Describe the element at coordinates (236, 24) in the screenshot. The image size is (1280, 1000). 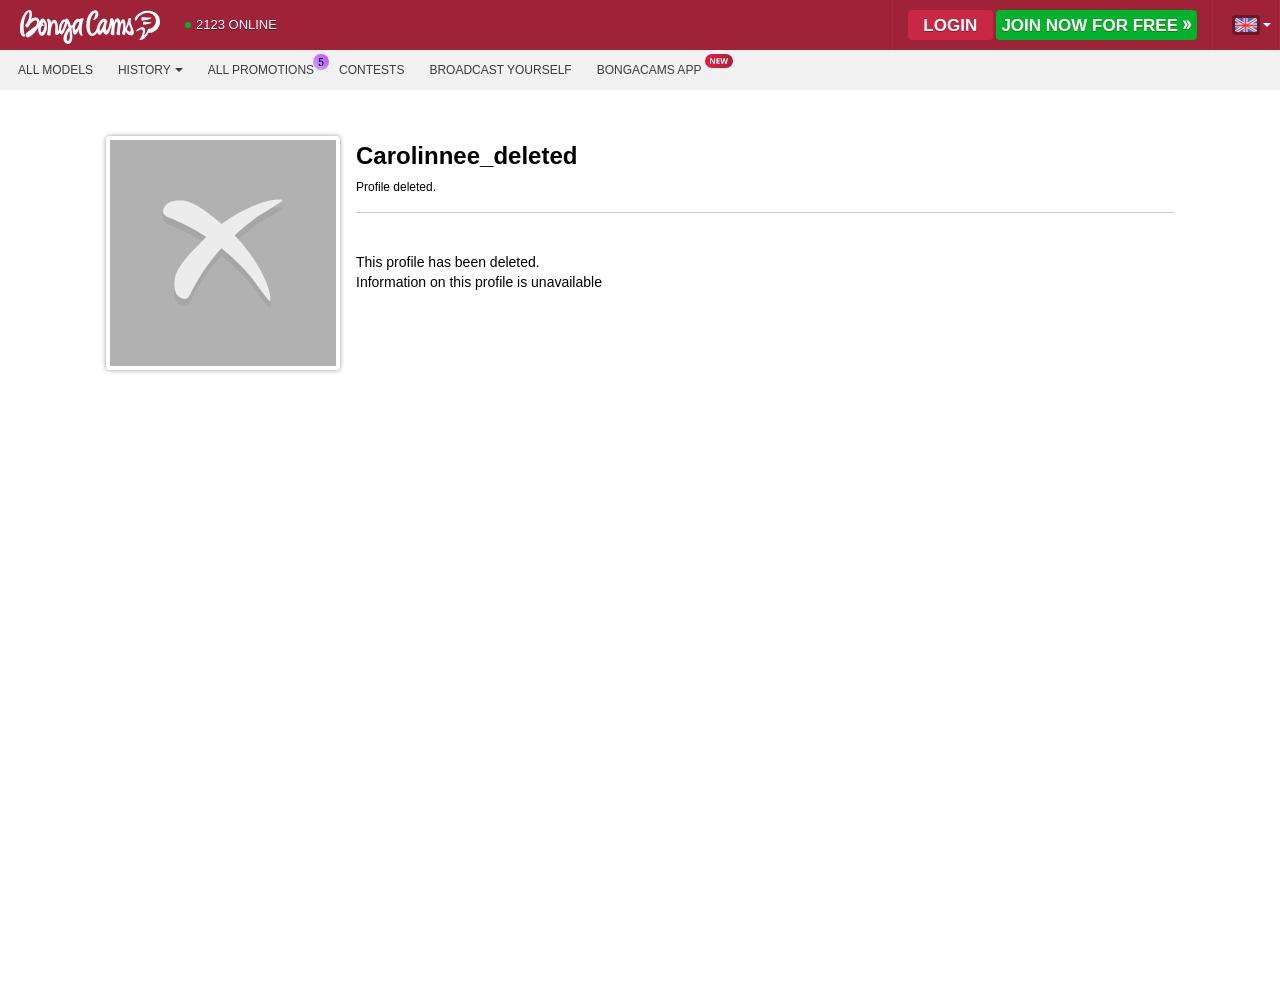
I see `'2123 Online'` at that location.